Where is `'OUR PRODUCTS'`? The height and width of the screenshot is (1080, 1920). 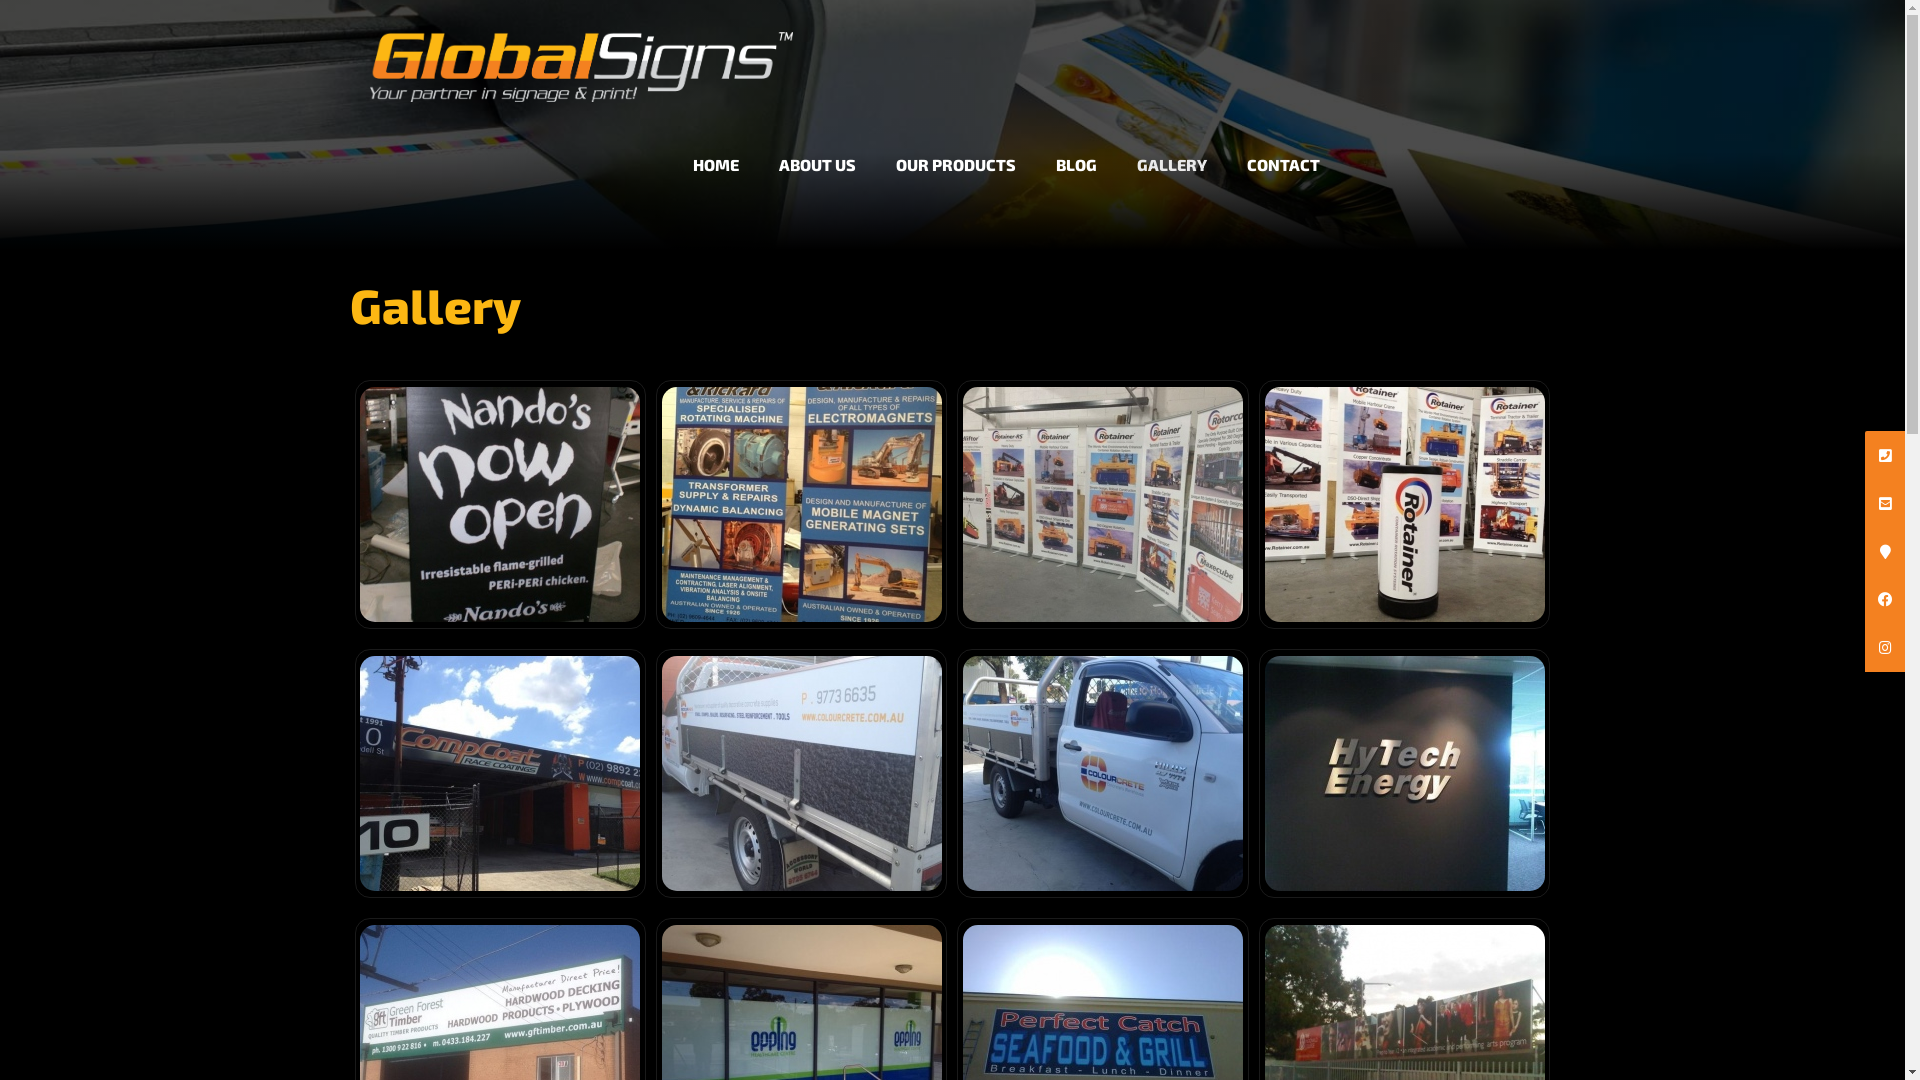 'OUR PRODUCTS' is located at coordinates (875, 146).